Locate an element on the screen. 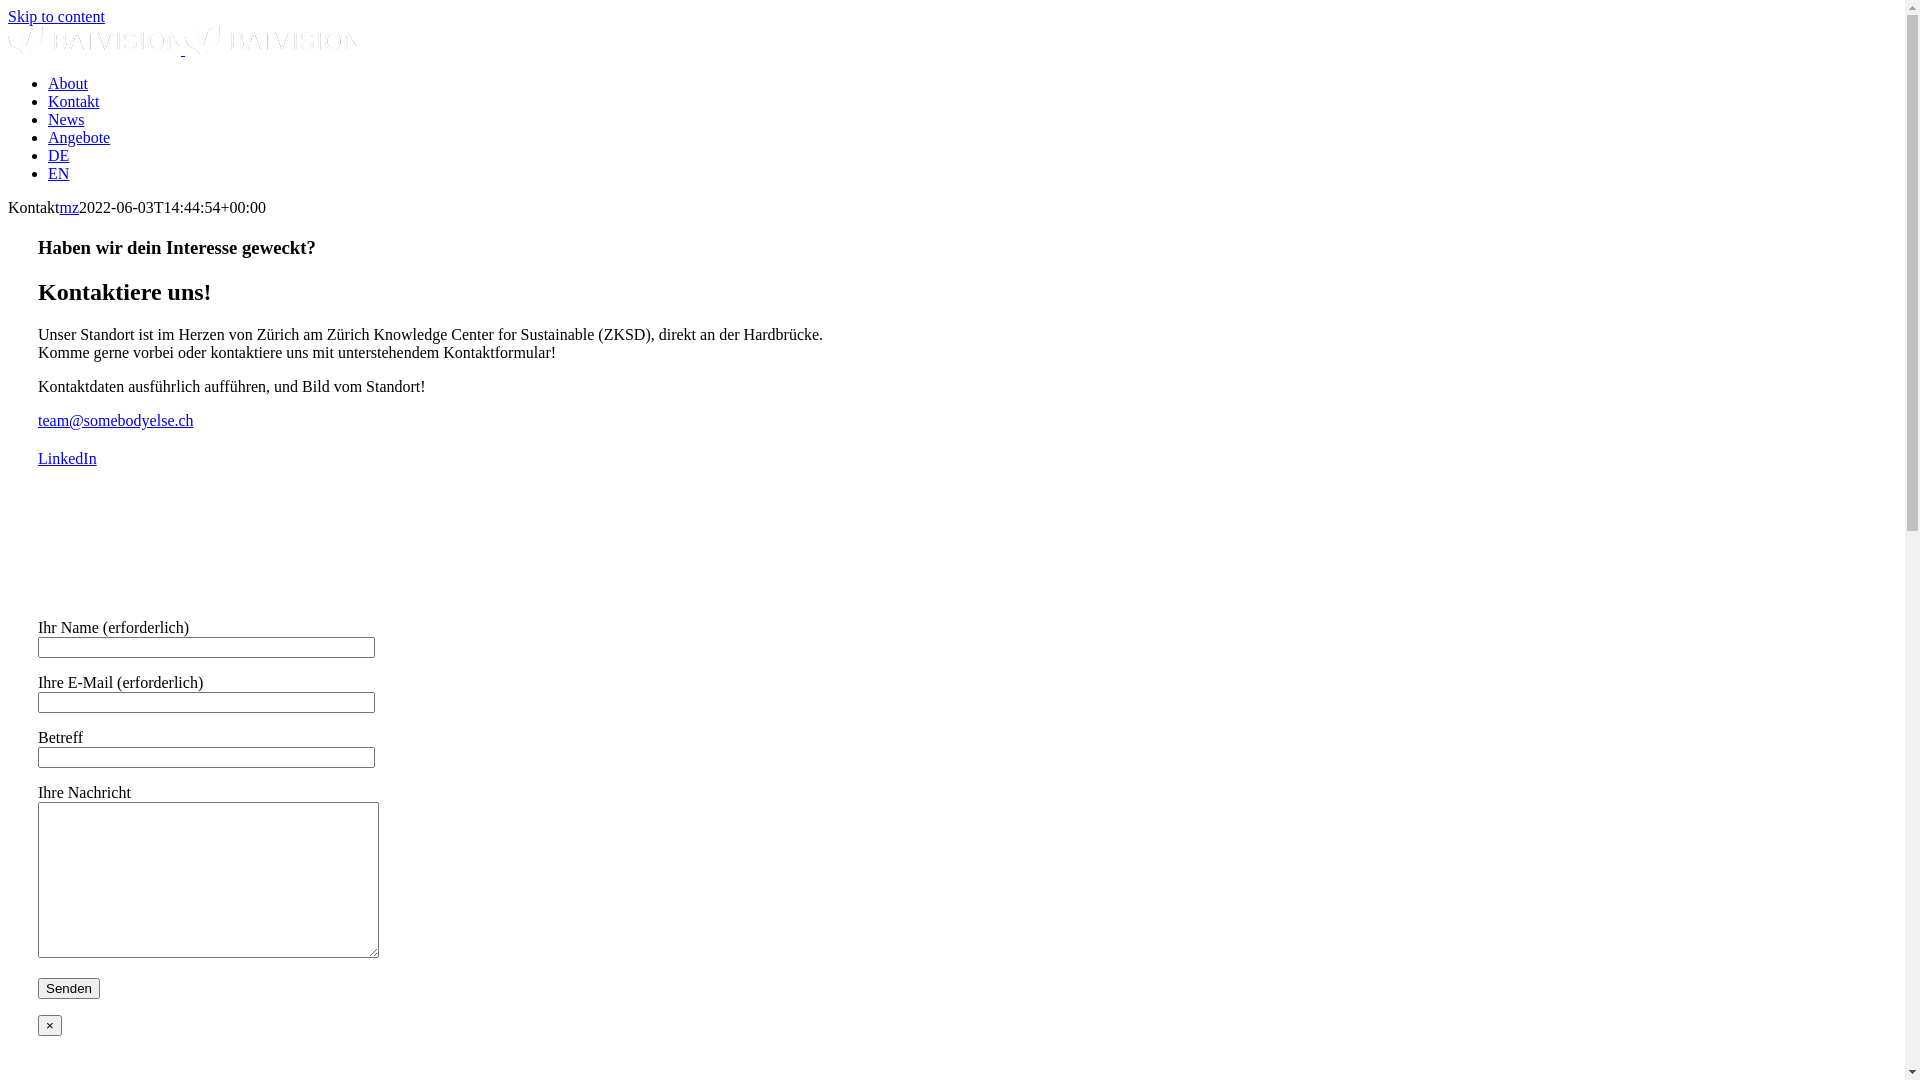 The height and width of the screenshot is (1080, 1920). 'EN' is located at coordinates (48, 172).